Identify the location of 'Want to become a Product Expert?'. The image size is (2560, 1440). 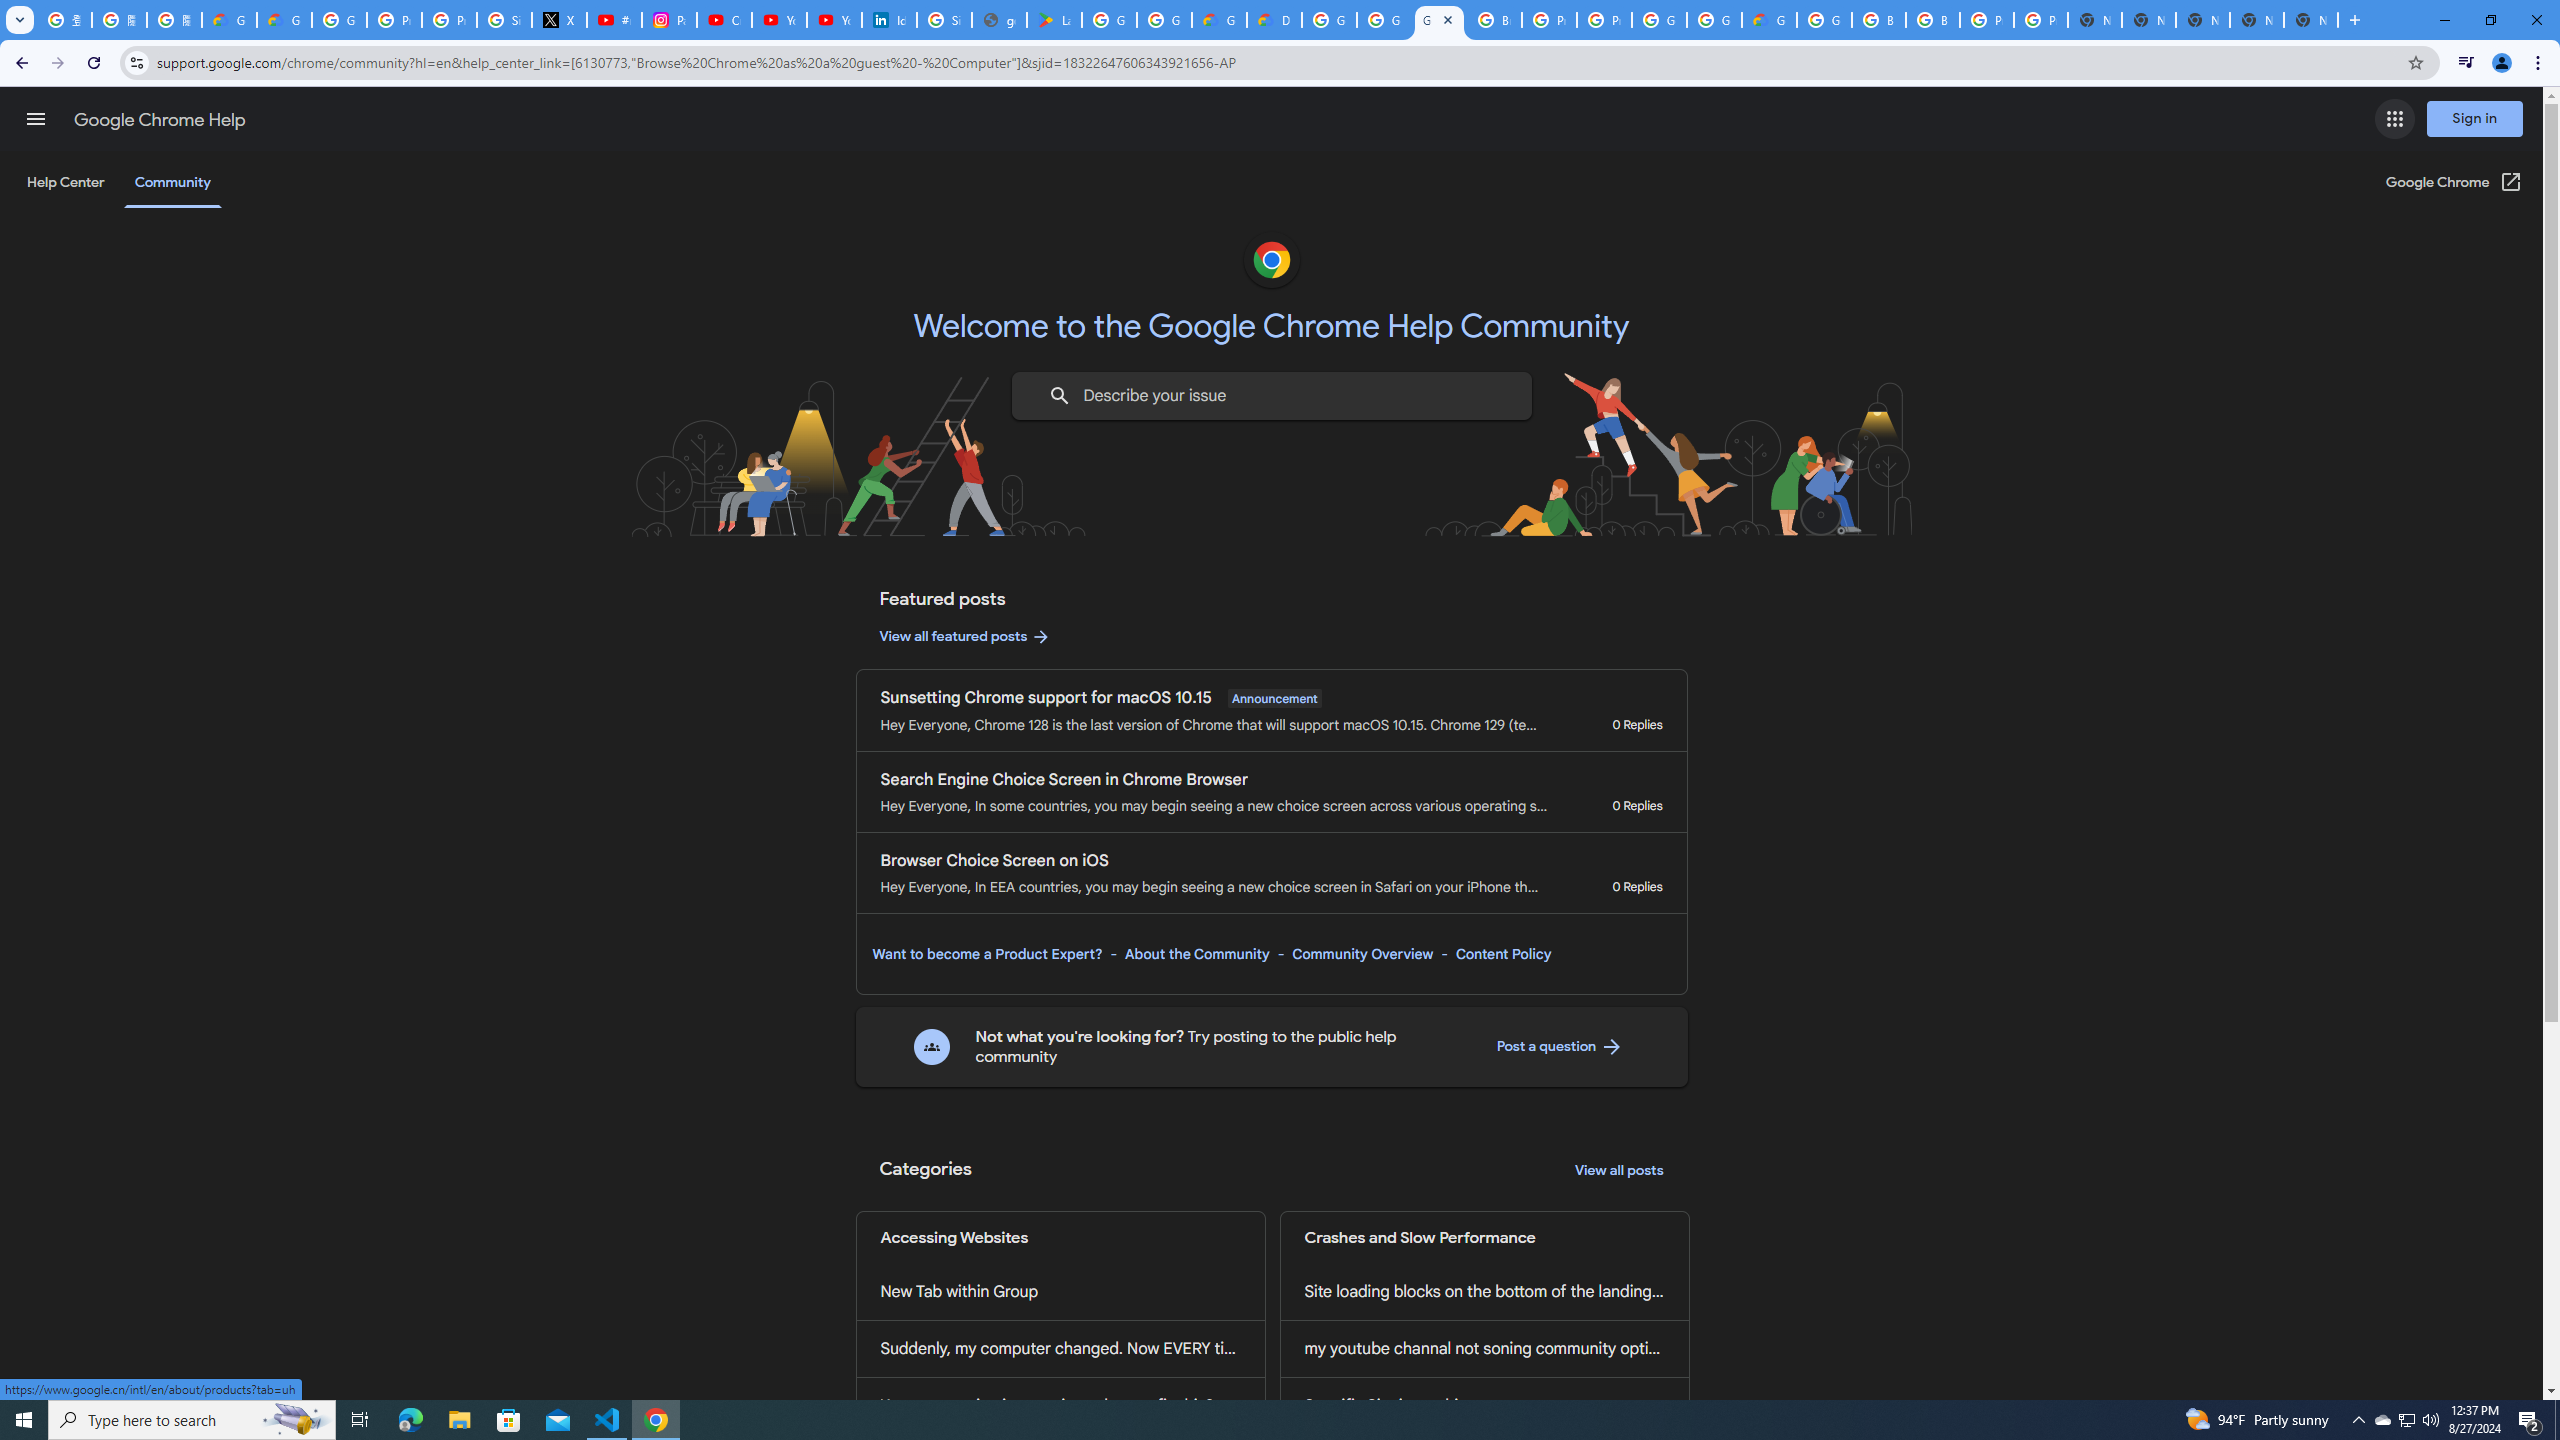
(987, 953).